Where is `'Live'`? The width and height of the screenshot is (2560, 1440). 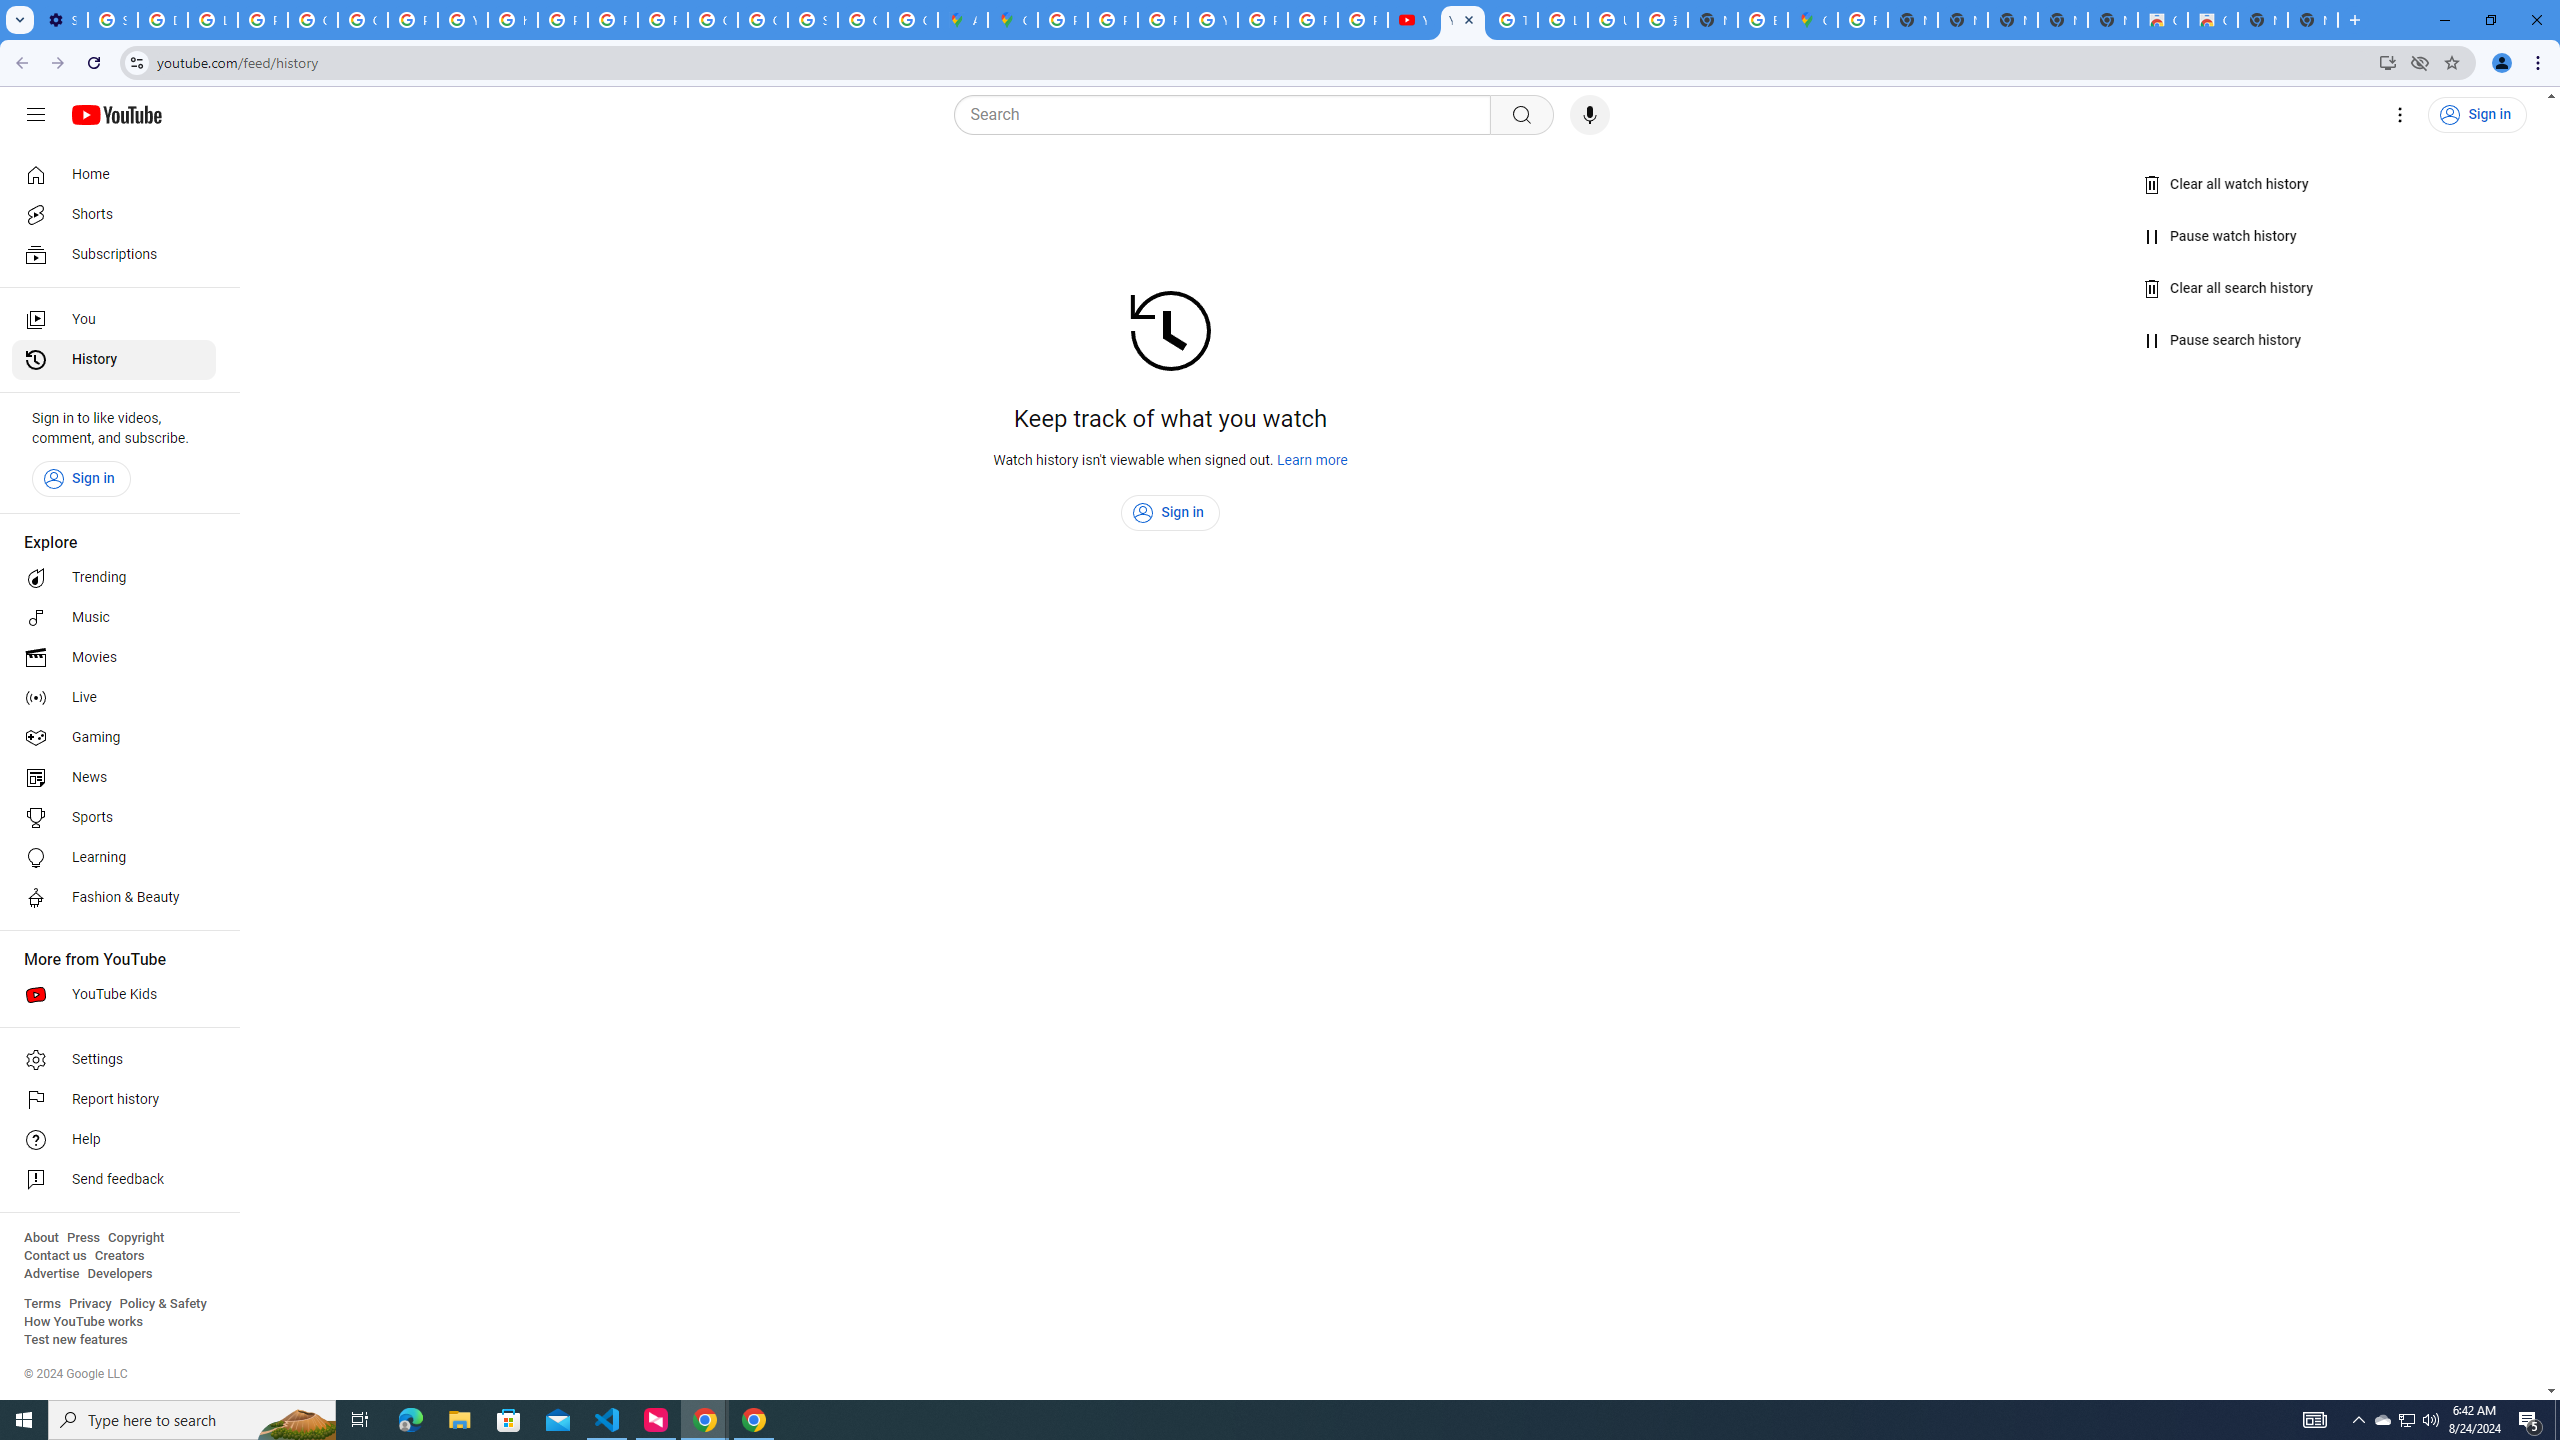 'Live' is located at coordinates (113, 697).